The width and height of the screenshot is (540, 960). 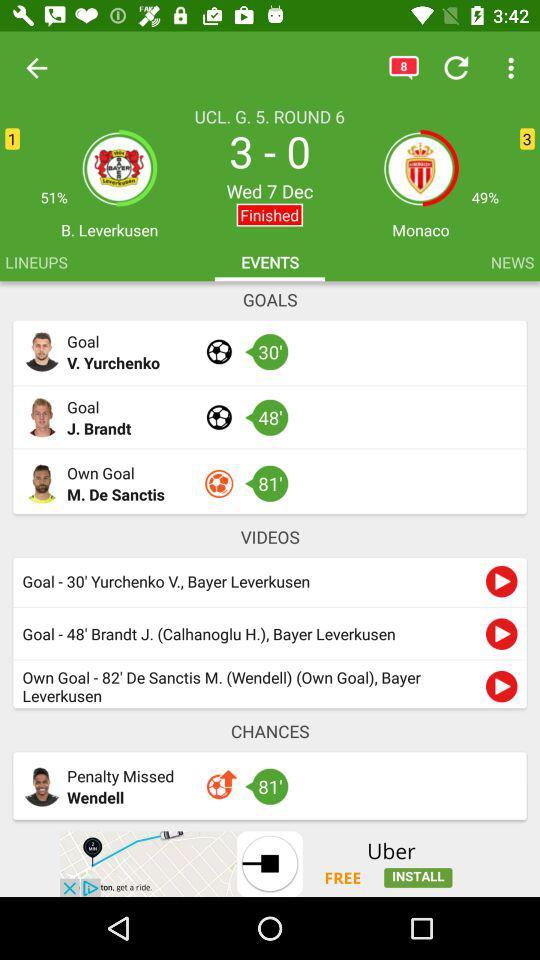 What do you see at coordinates (42, 352) in the screenshot?
I see `the picture of vyurchenko` at bounding box center [42, 352].